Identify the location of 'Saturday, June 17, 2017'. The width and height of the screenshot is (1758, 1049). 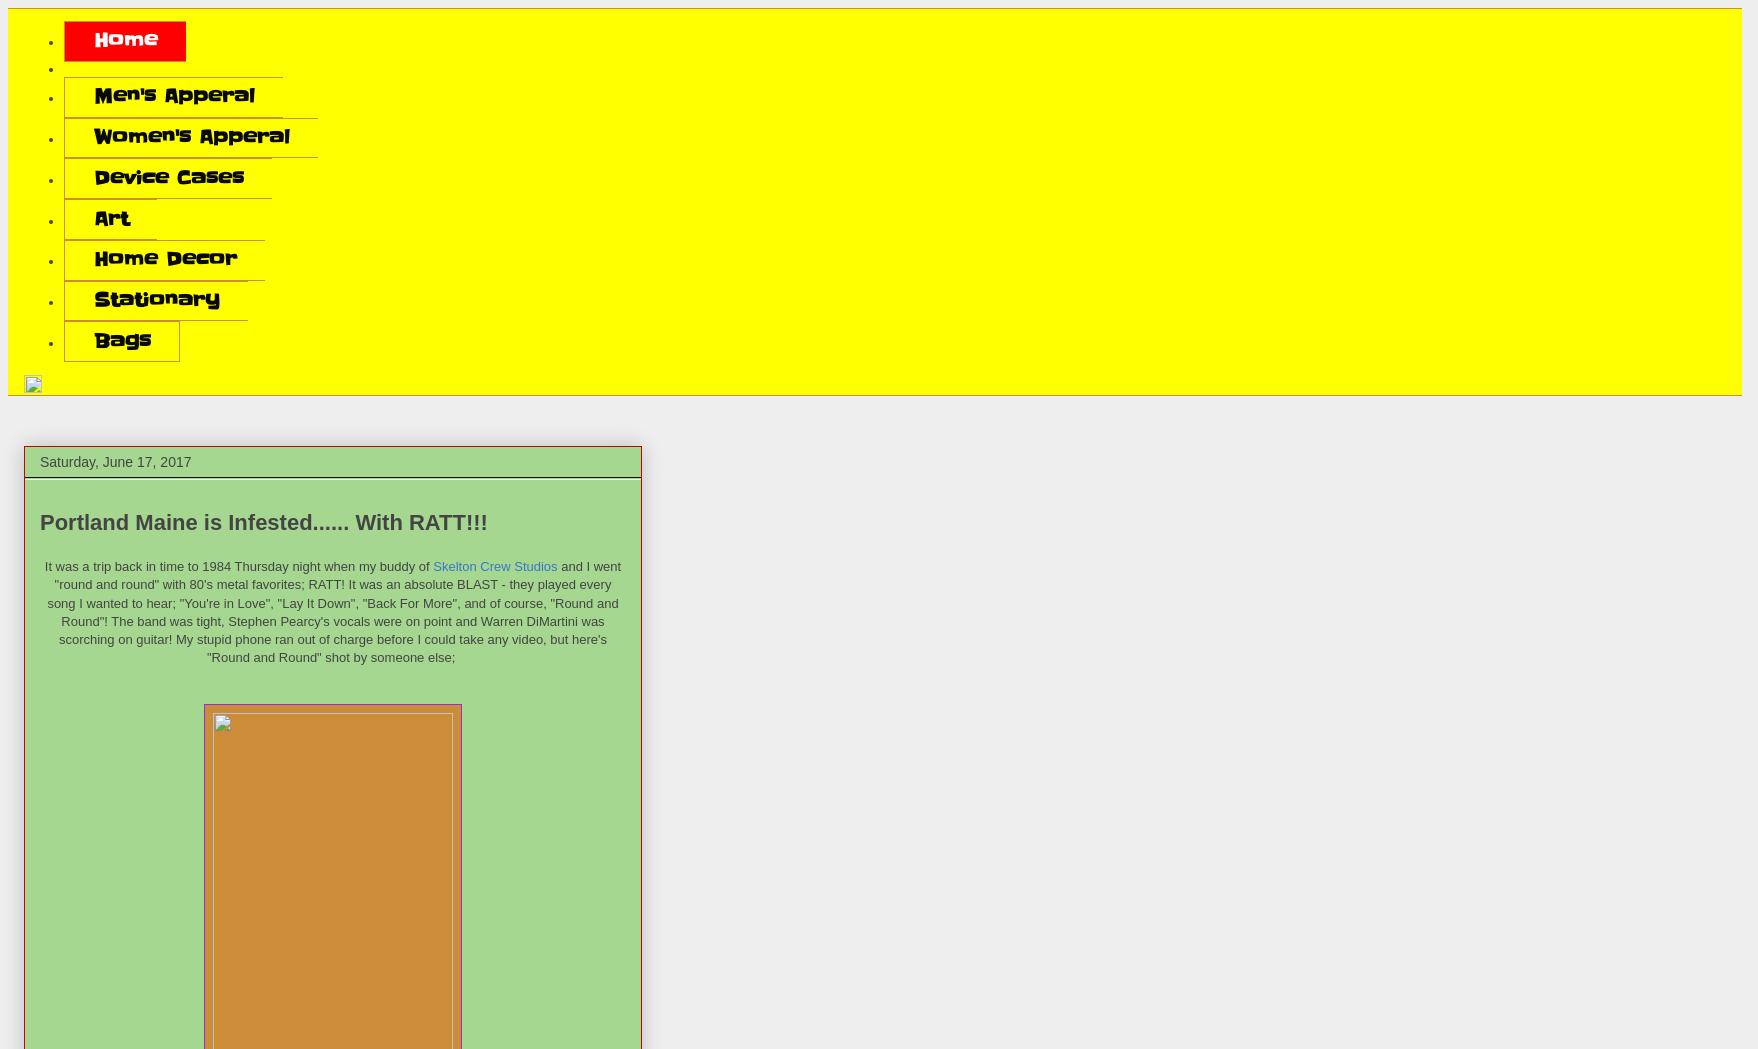
(115, 461).